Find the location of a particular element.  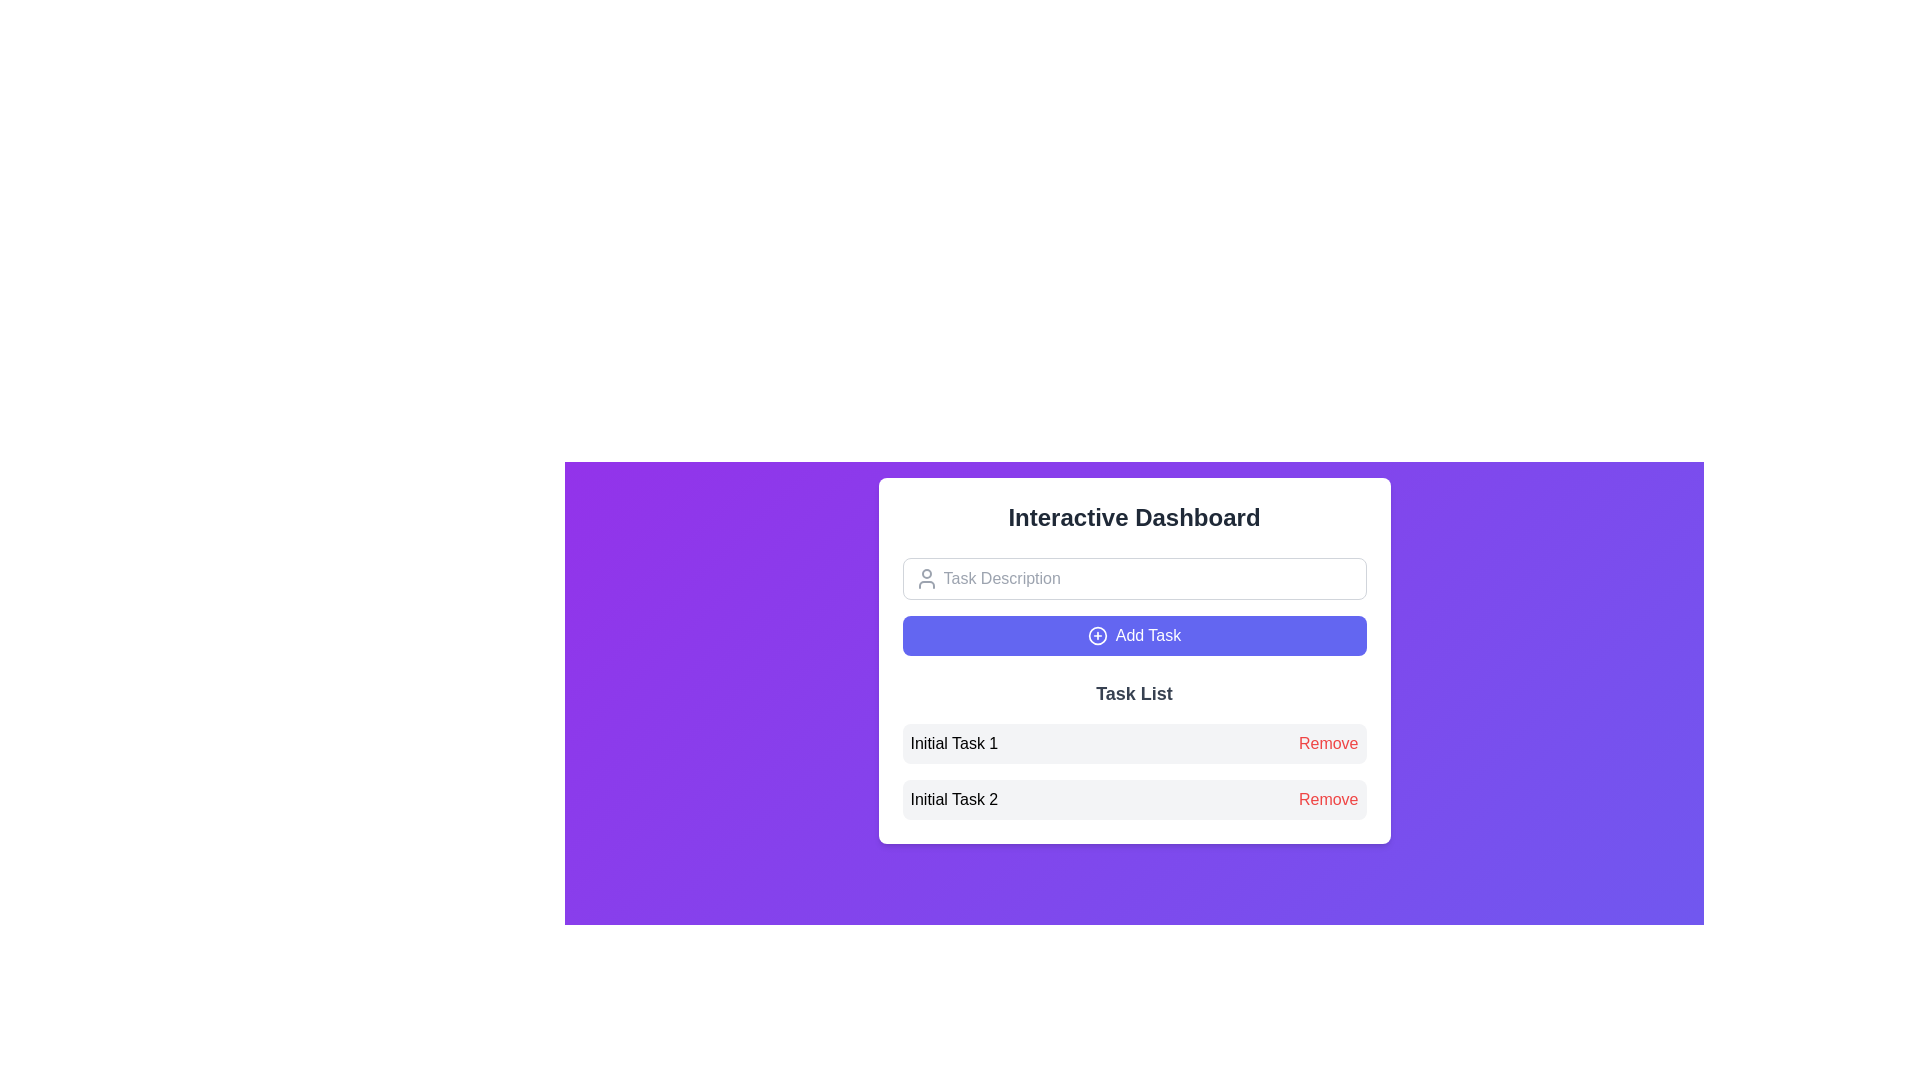

the task rows in the 'Task List' section, which contains tasks like 'Initial Task 1' and 'Initial Task 2' with a 'Remove' button on the right is located at coordinates (1134, 749).